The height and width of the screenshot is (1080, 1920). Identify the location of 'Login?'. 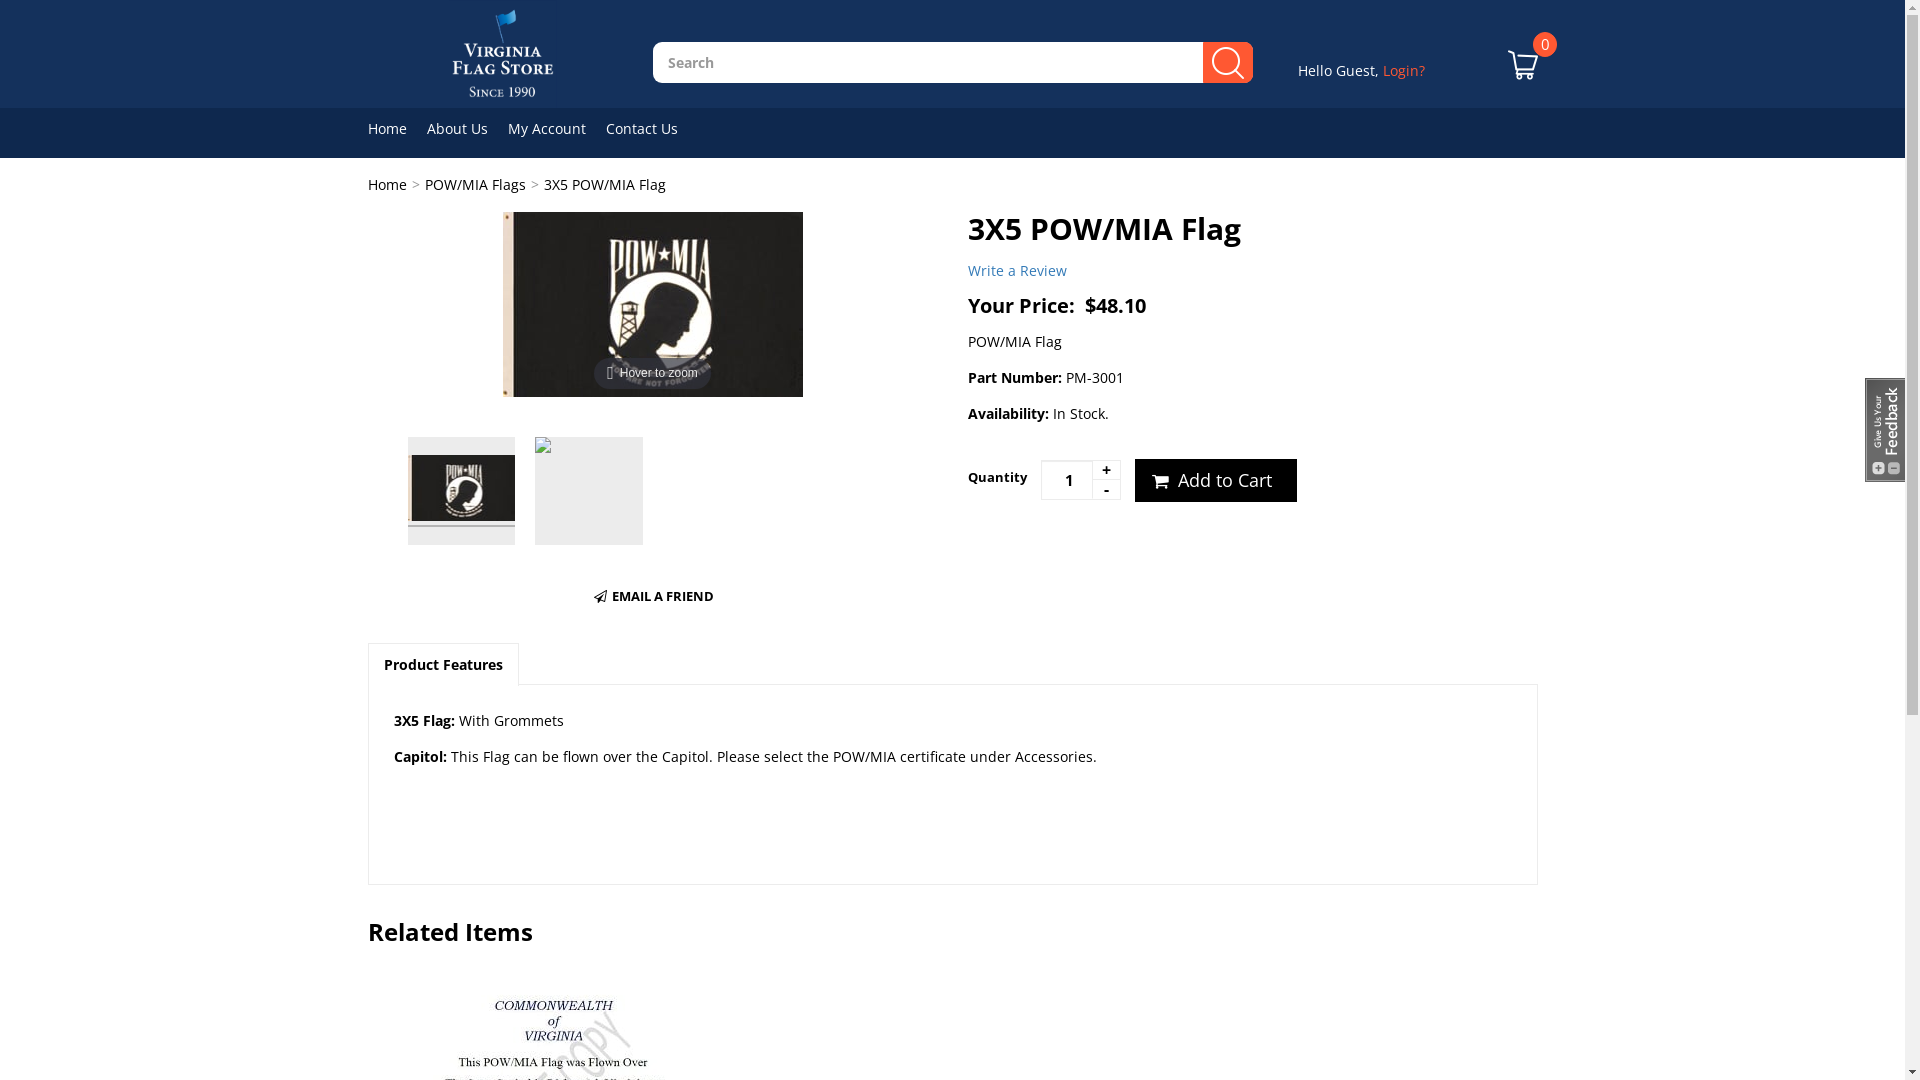
(1401, 69).